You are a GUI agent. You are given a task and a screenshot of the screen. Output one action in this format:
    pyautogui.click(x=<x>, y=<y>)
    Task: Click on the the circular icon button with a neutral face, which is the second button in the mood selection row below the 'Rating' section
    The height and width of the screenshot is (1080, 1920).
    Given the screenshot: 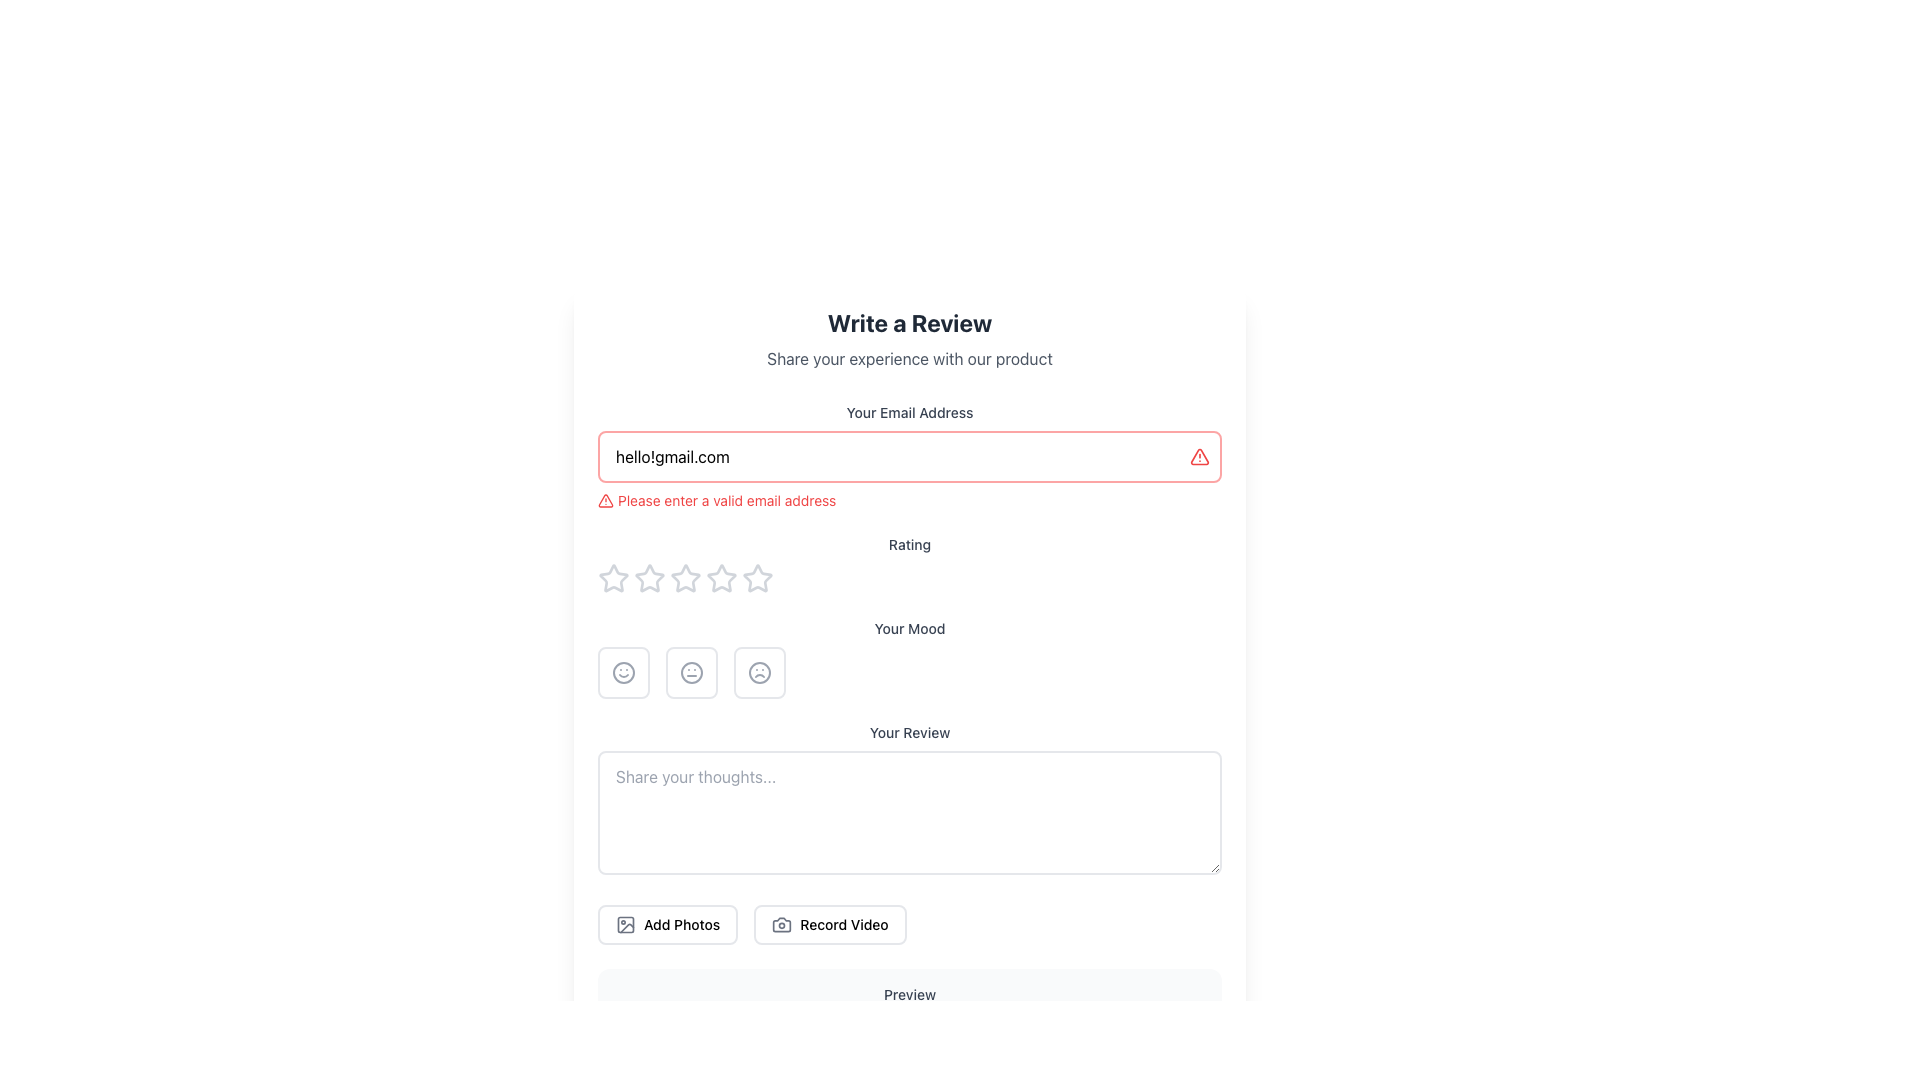 What is the action you would take?
    pyautogui.click(x=691, y=672)
    